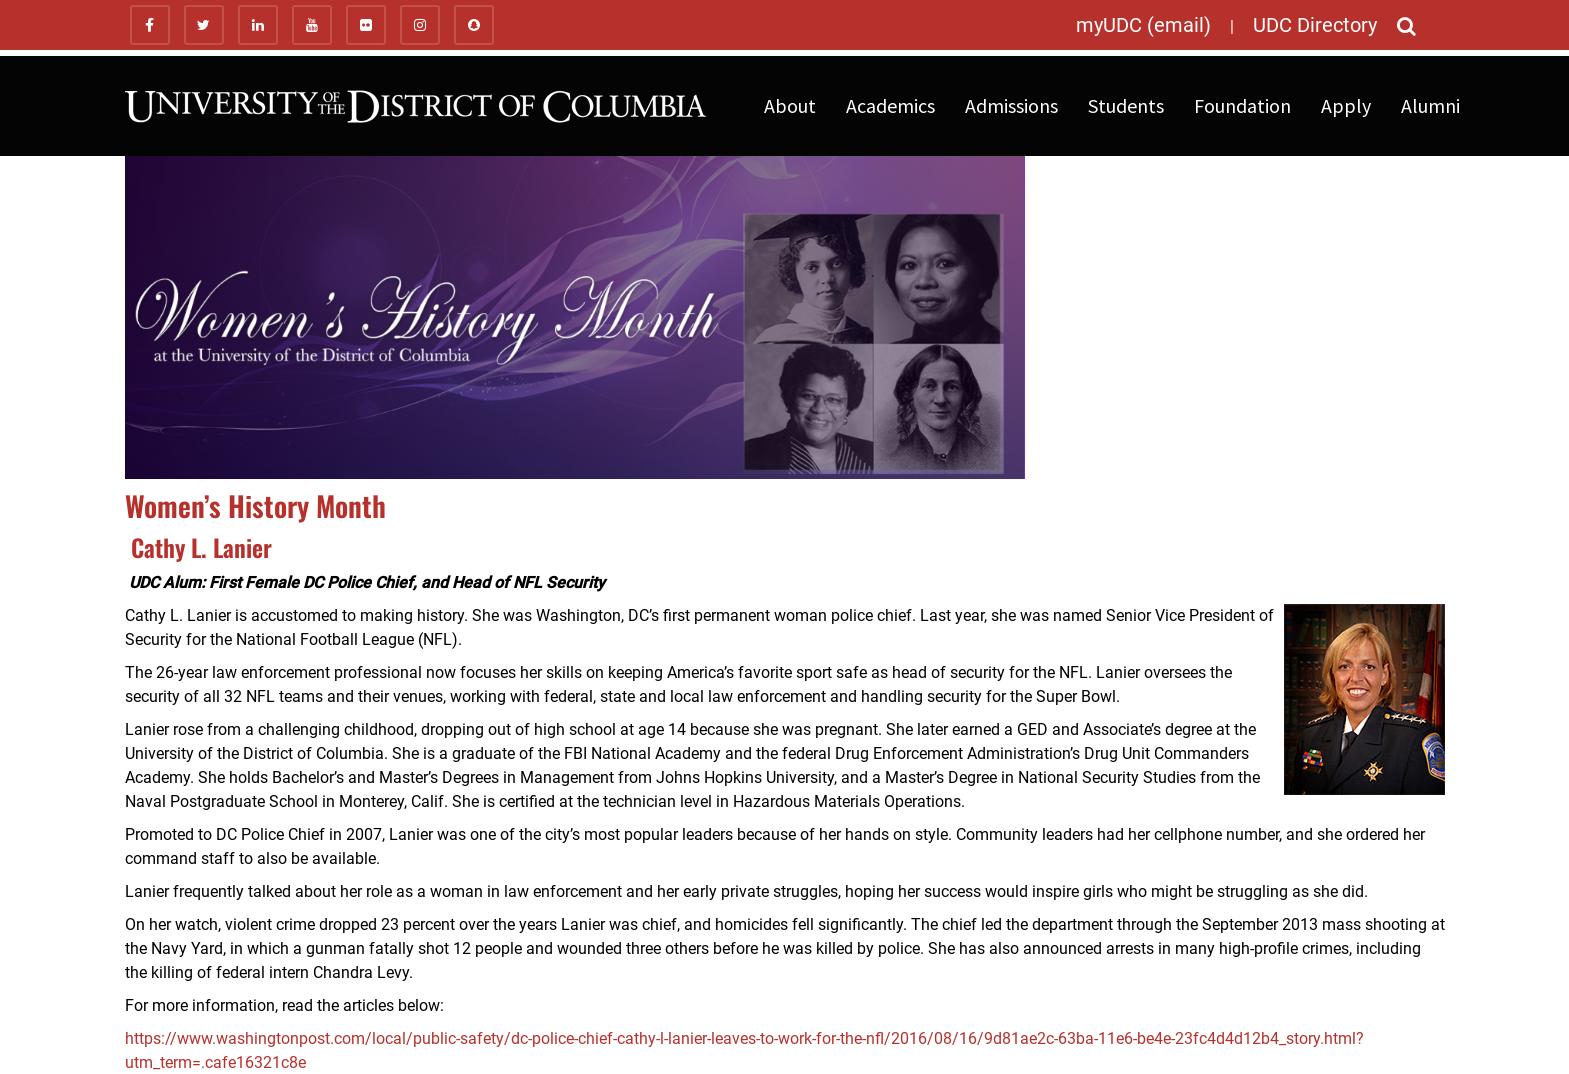 The width and height of the screenshot is (1569, 1074). I want to click on 'Students', so click(1124, 105).